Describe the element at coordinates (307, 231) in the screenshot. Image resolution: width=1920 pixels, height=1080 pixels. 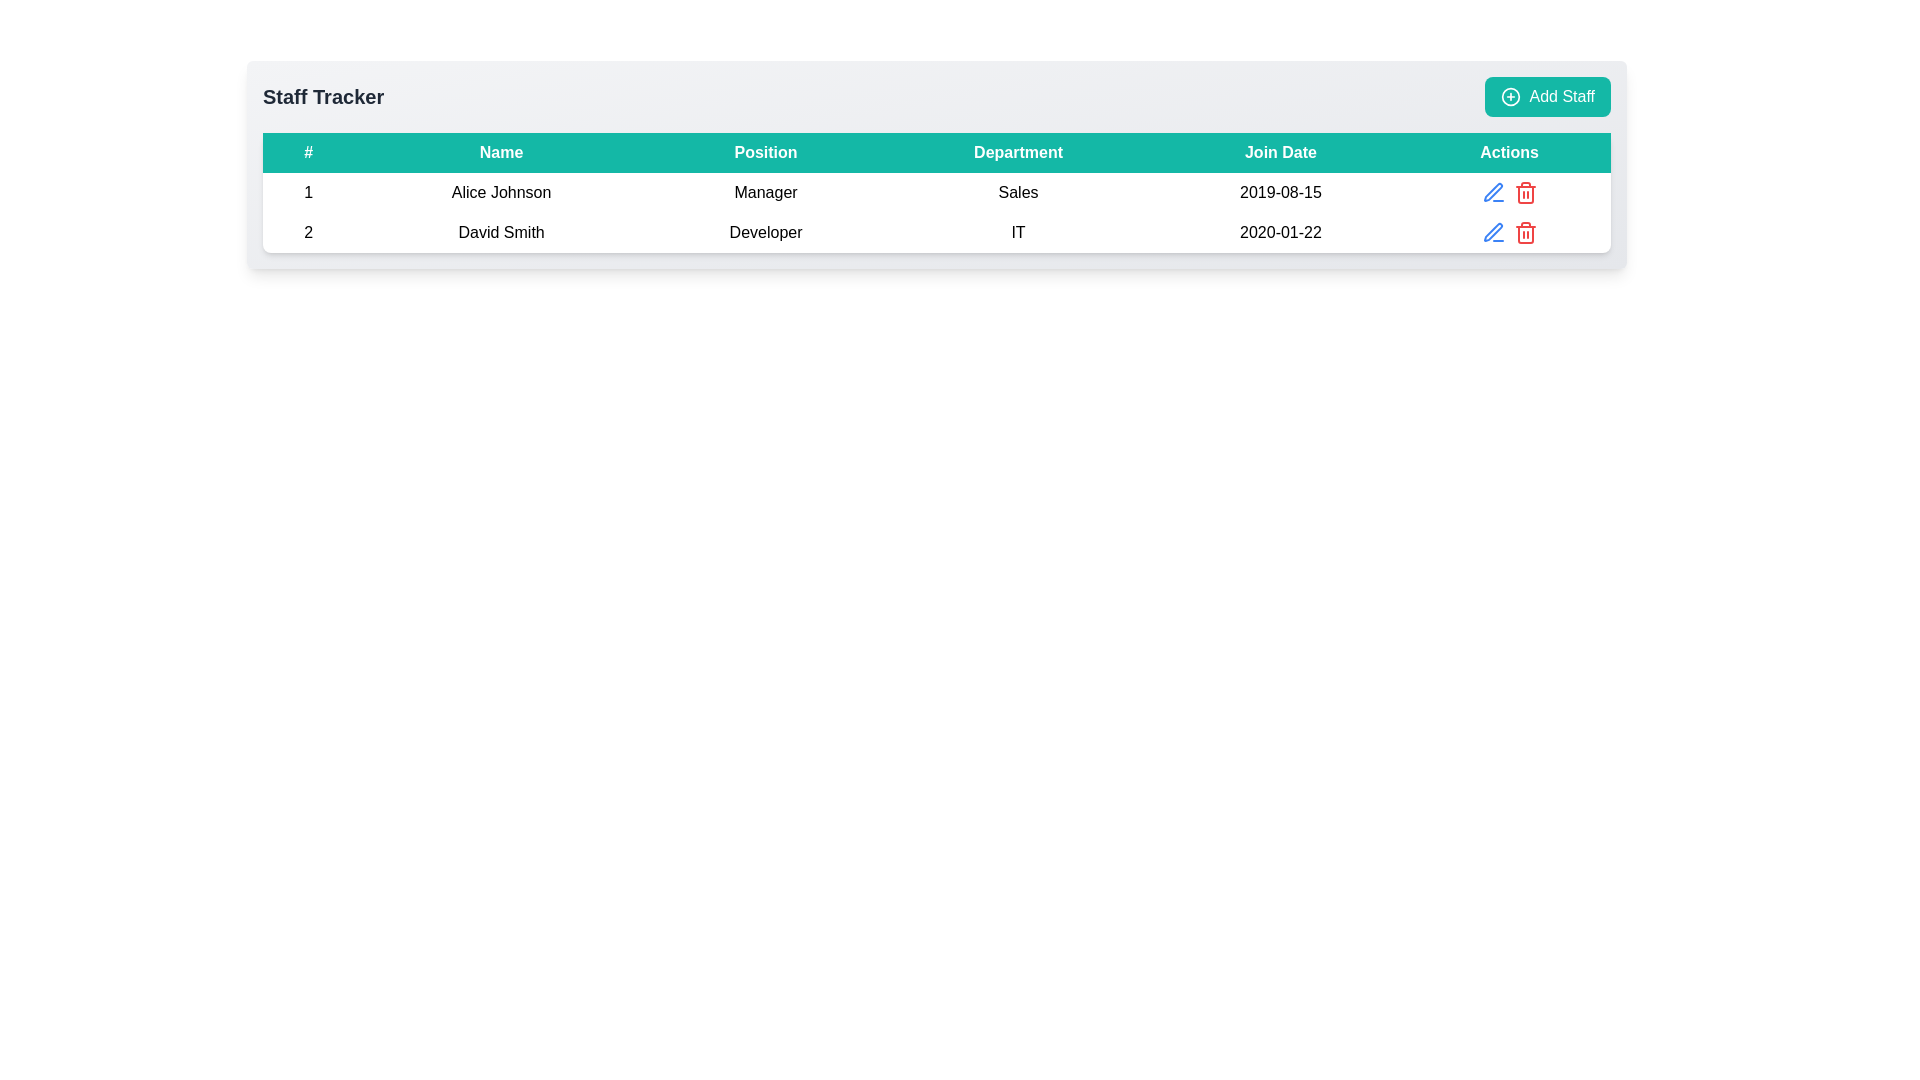
I see `the numeric text '2' in the first column of the second row of the data table, which is styled with padding and centered alignment` at that location.